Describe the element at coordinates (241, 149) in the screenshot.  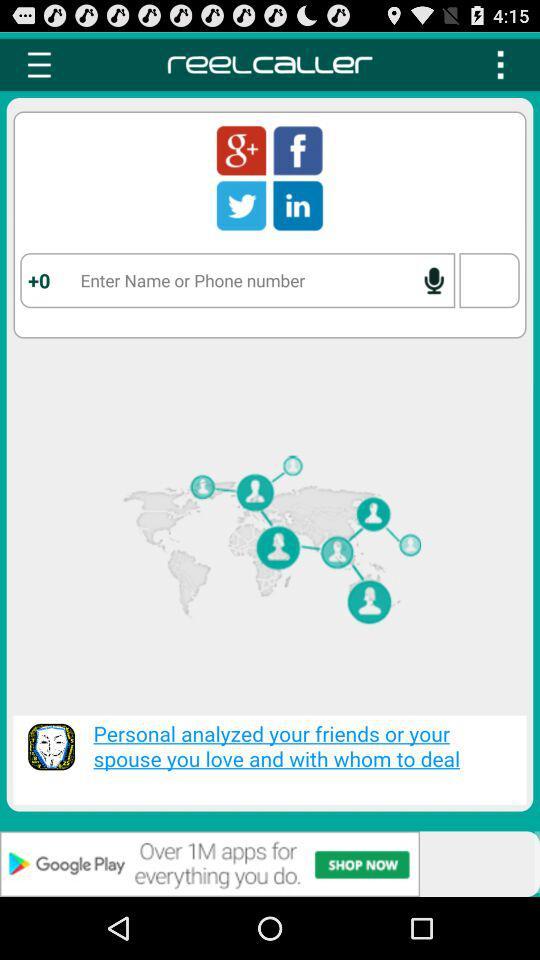
I see `google` at that location.